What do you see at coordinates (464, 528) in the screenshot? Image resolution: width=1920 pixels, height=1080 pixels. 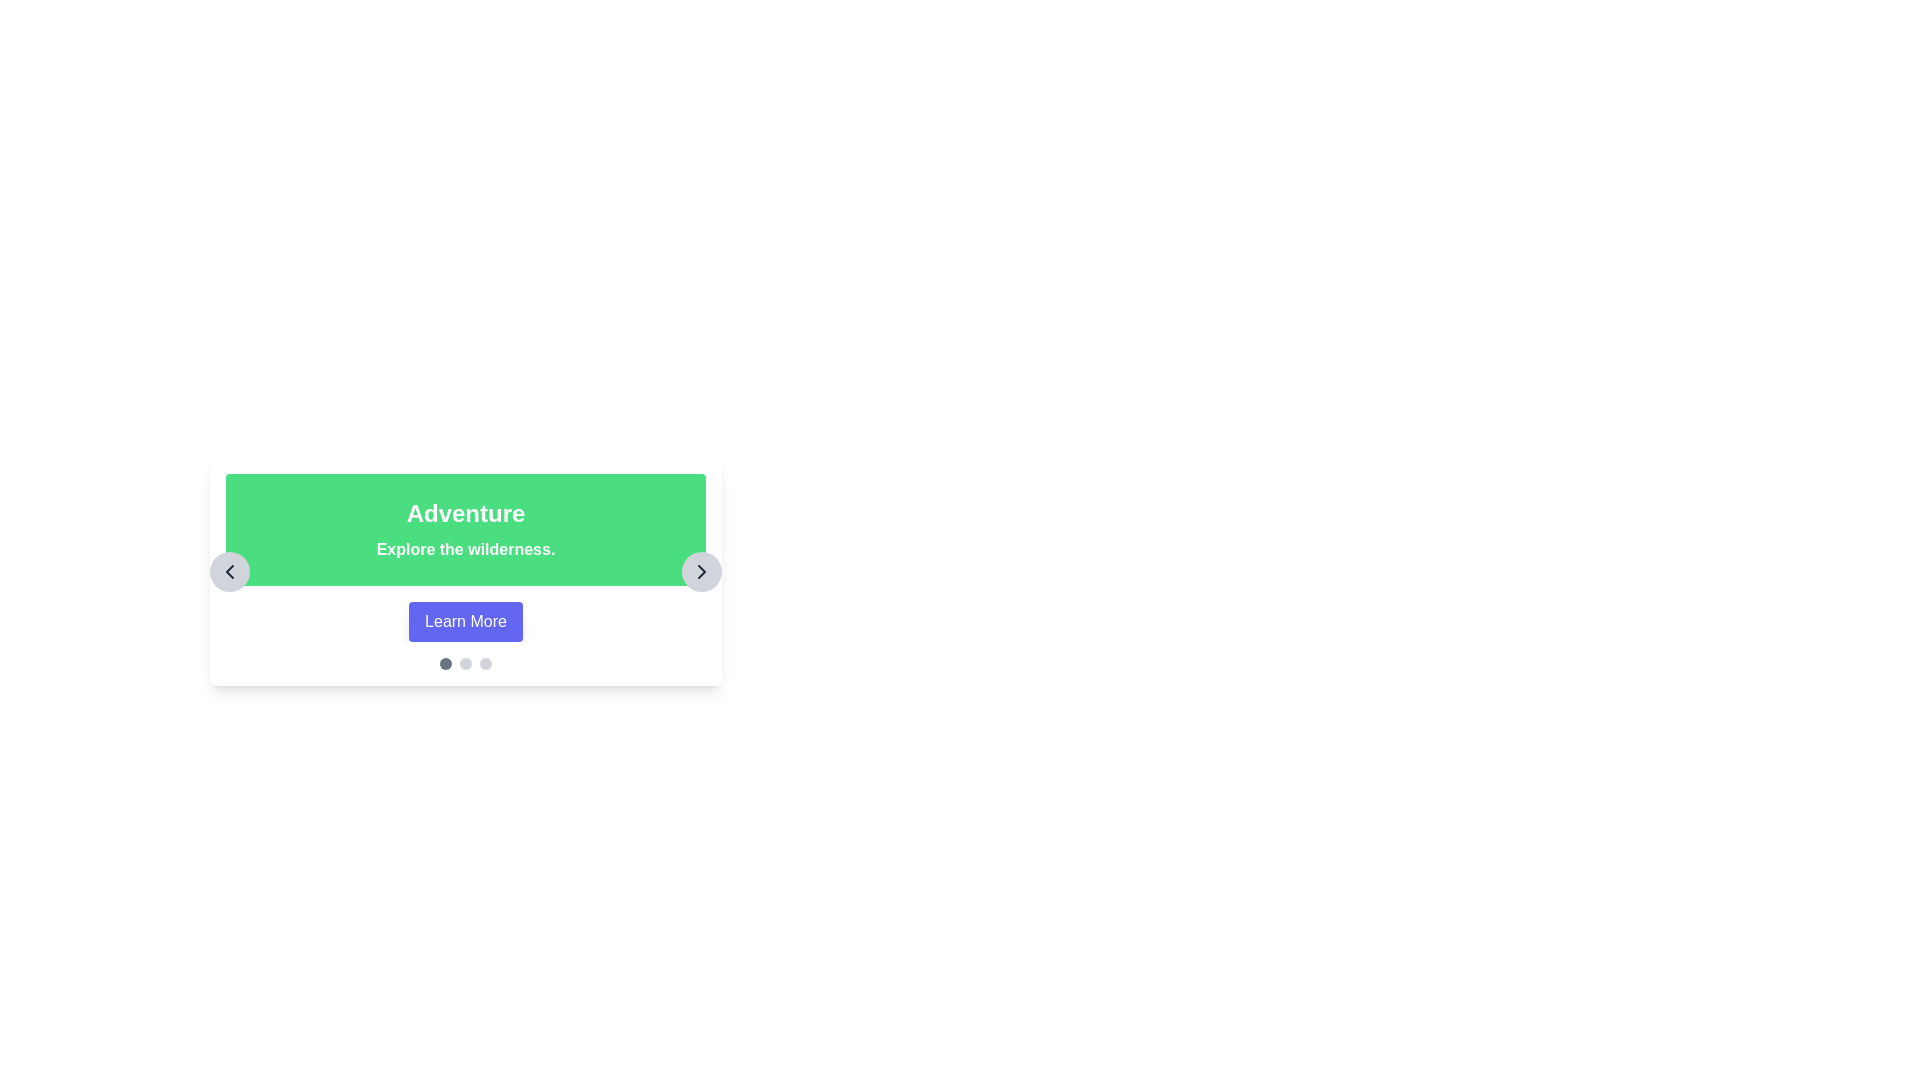 I see `the green Informational Banner titled 'Adventure' with a subtitle 'Explore the wilderness.'` at bounding box center [464, 528].